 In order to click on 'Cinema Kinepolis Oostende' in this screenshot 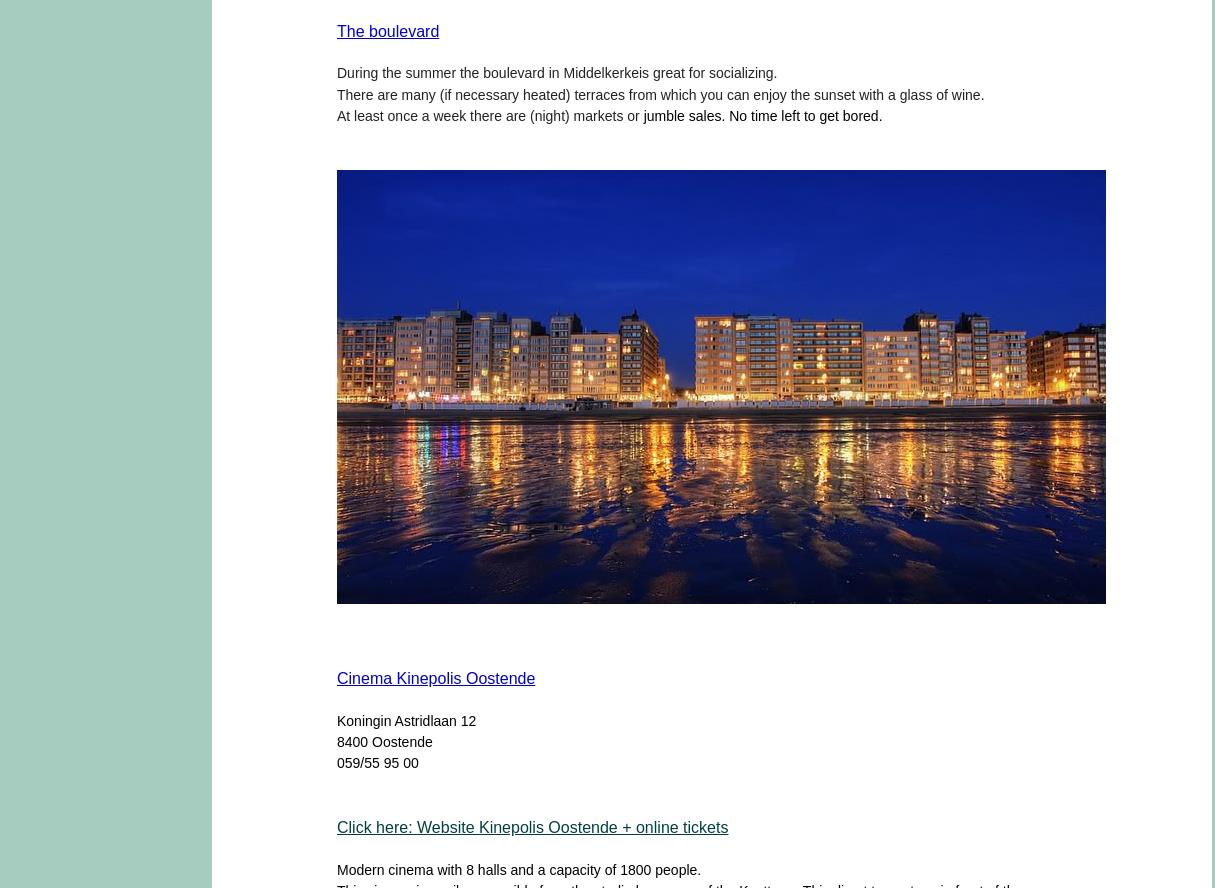, I will do `click(336, 677)`.